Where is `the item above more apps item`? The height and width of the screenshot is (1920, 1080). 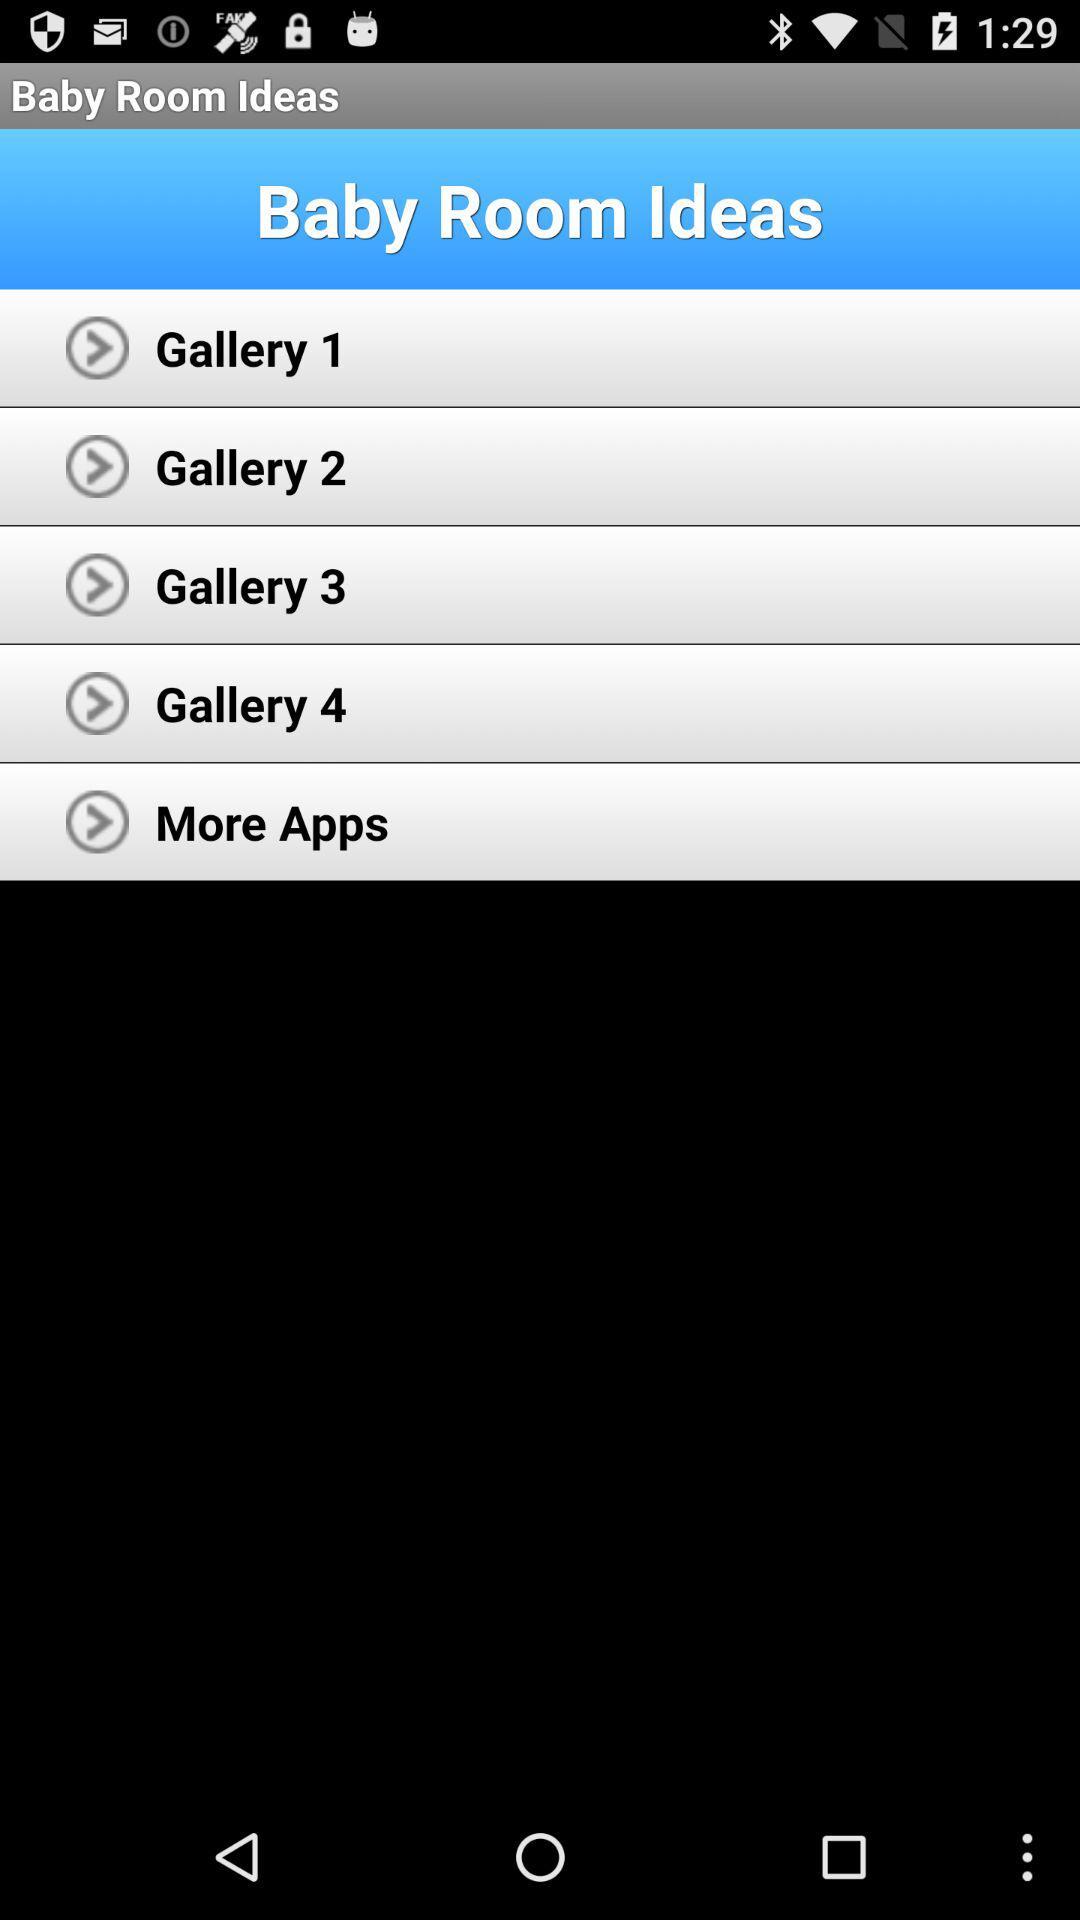
the item above more apps item is located at coordinates (250, 703).